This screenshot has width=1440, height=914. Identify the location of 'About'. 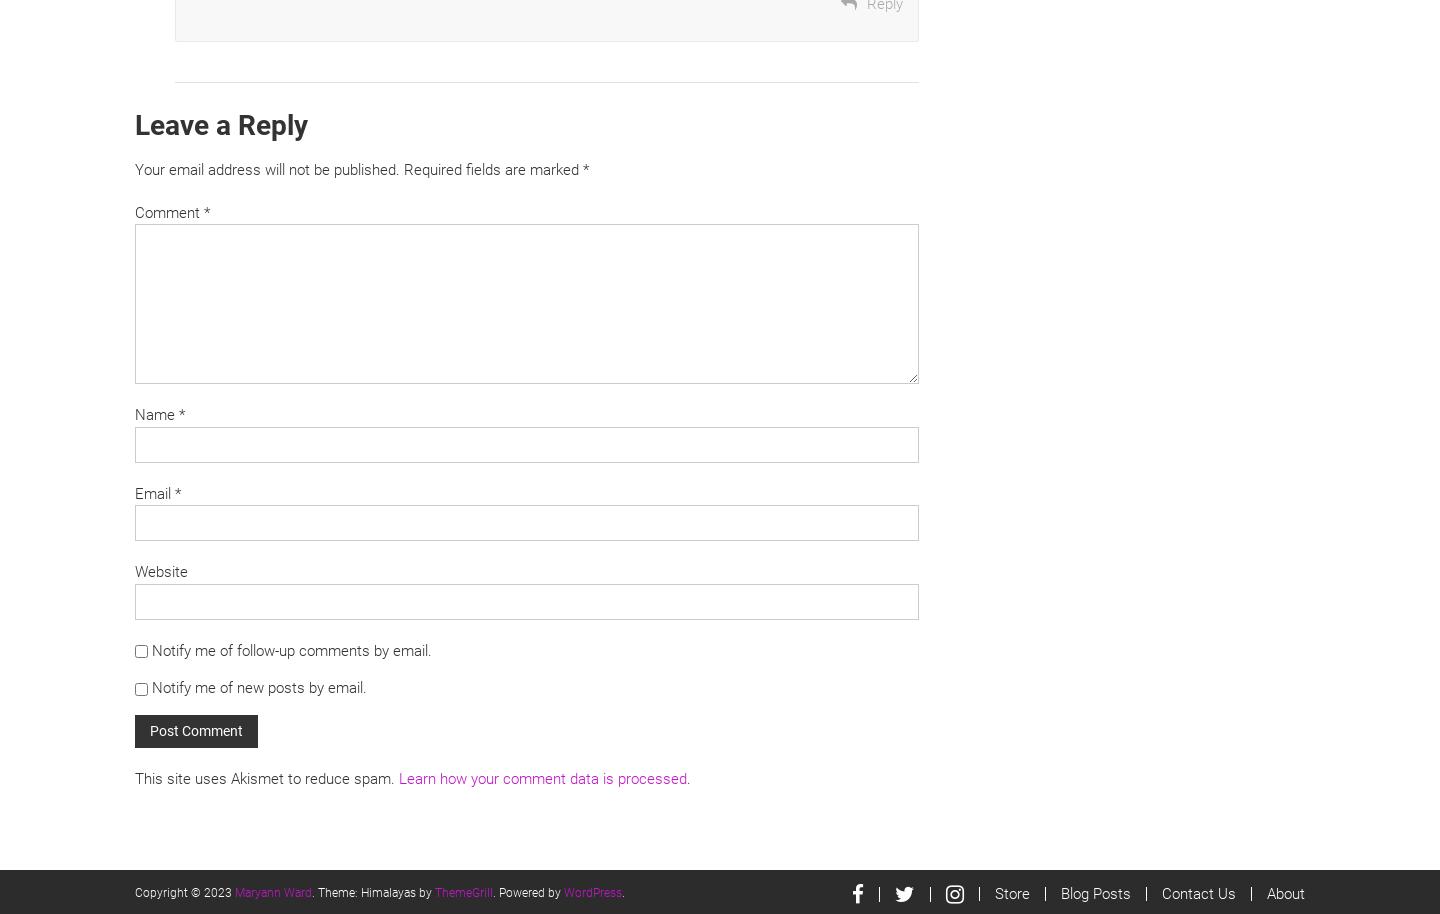
(1286, 892).